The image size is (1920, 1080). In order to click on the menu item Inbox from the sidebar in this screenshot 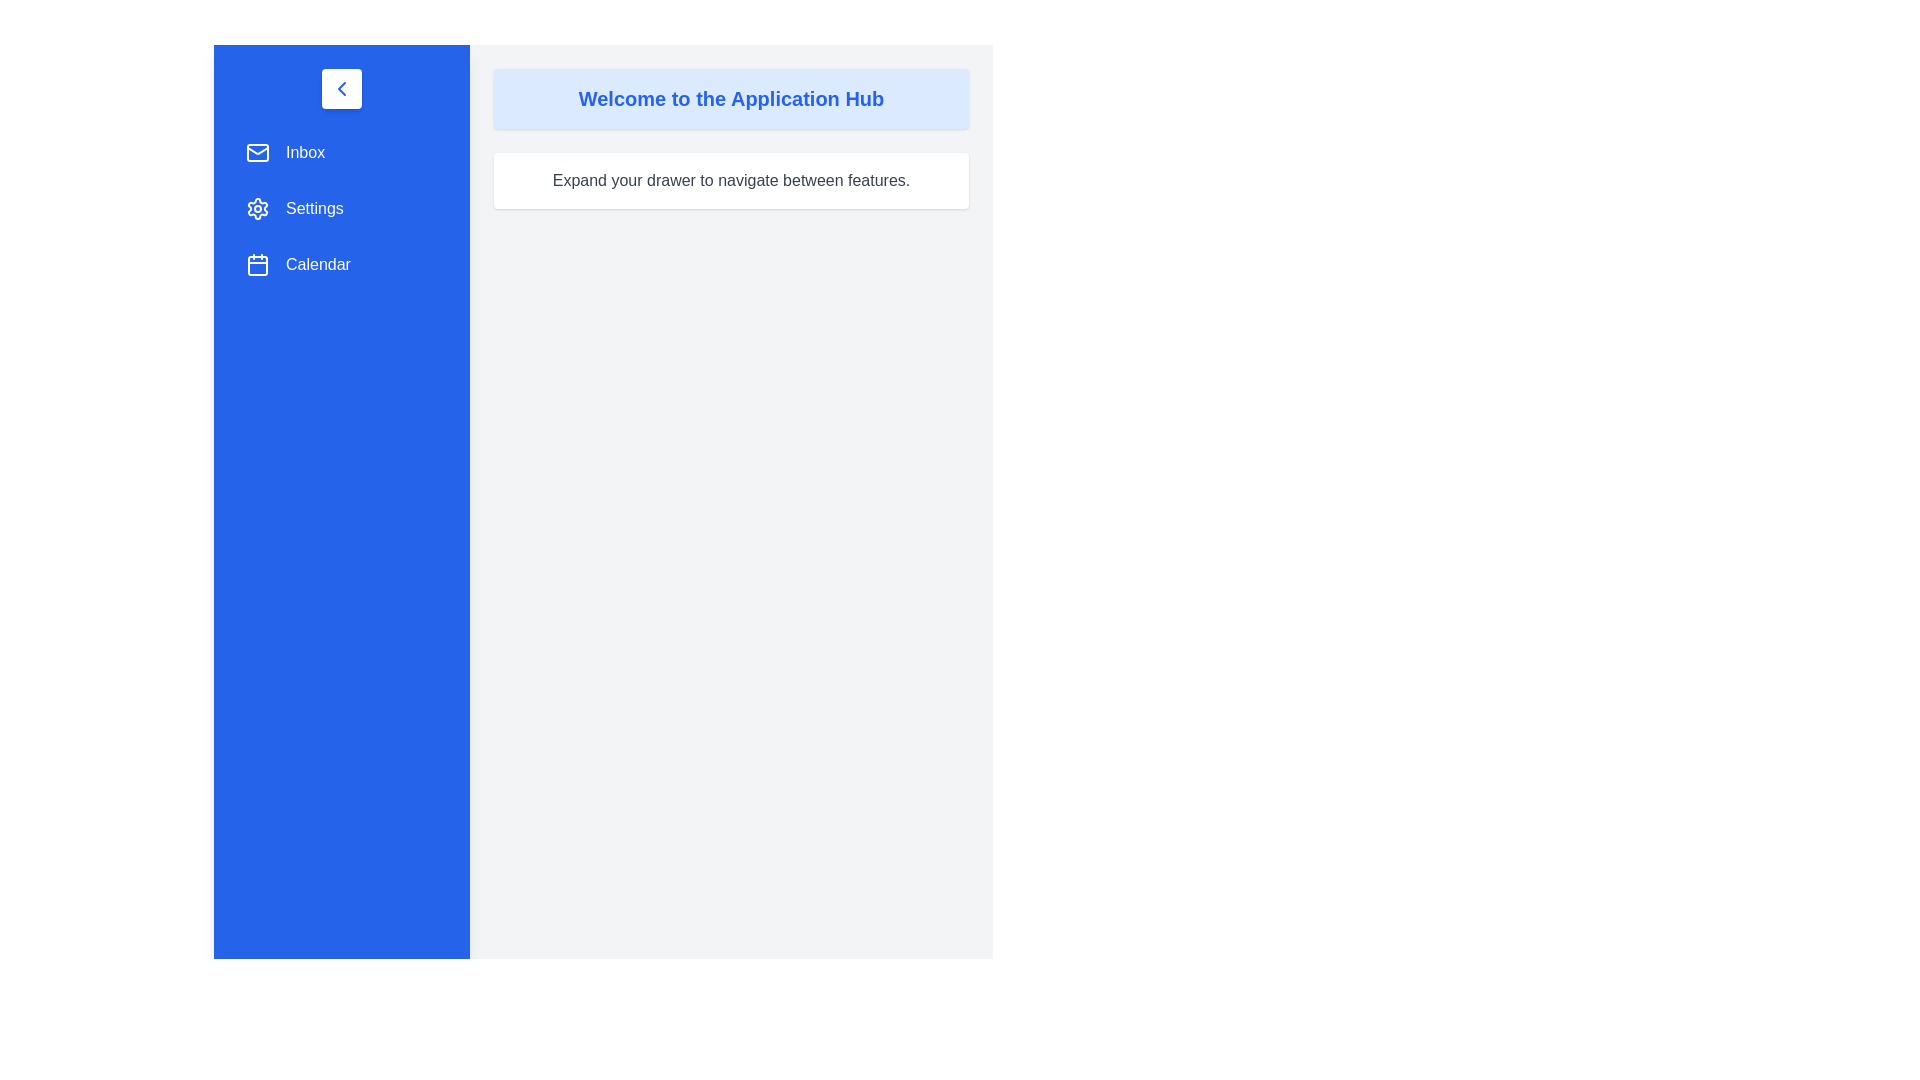, I will do `click(341, 152)`.